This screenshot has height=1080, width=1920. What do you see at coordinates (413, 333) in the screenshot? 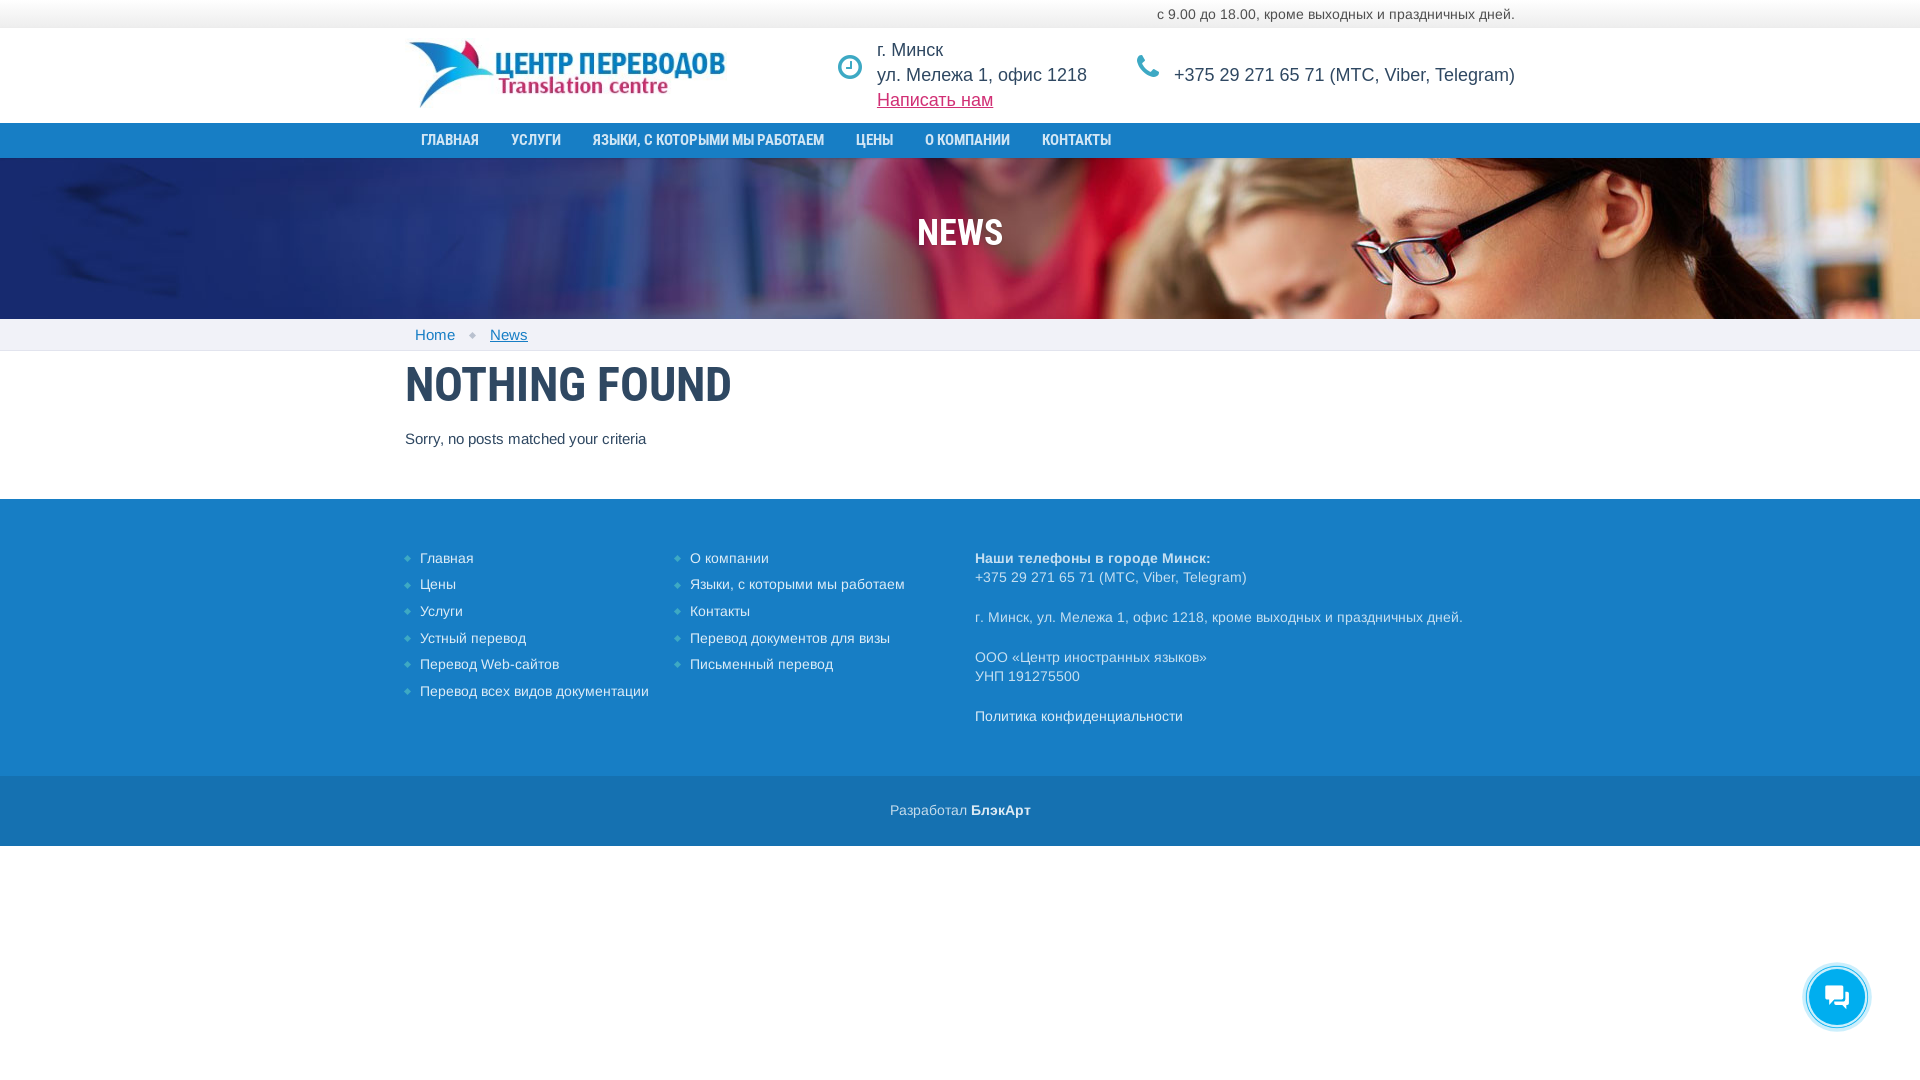
I see `'Home'` at bounding box center [413, 333].